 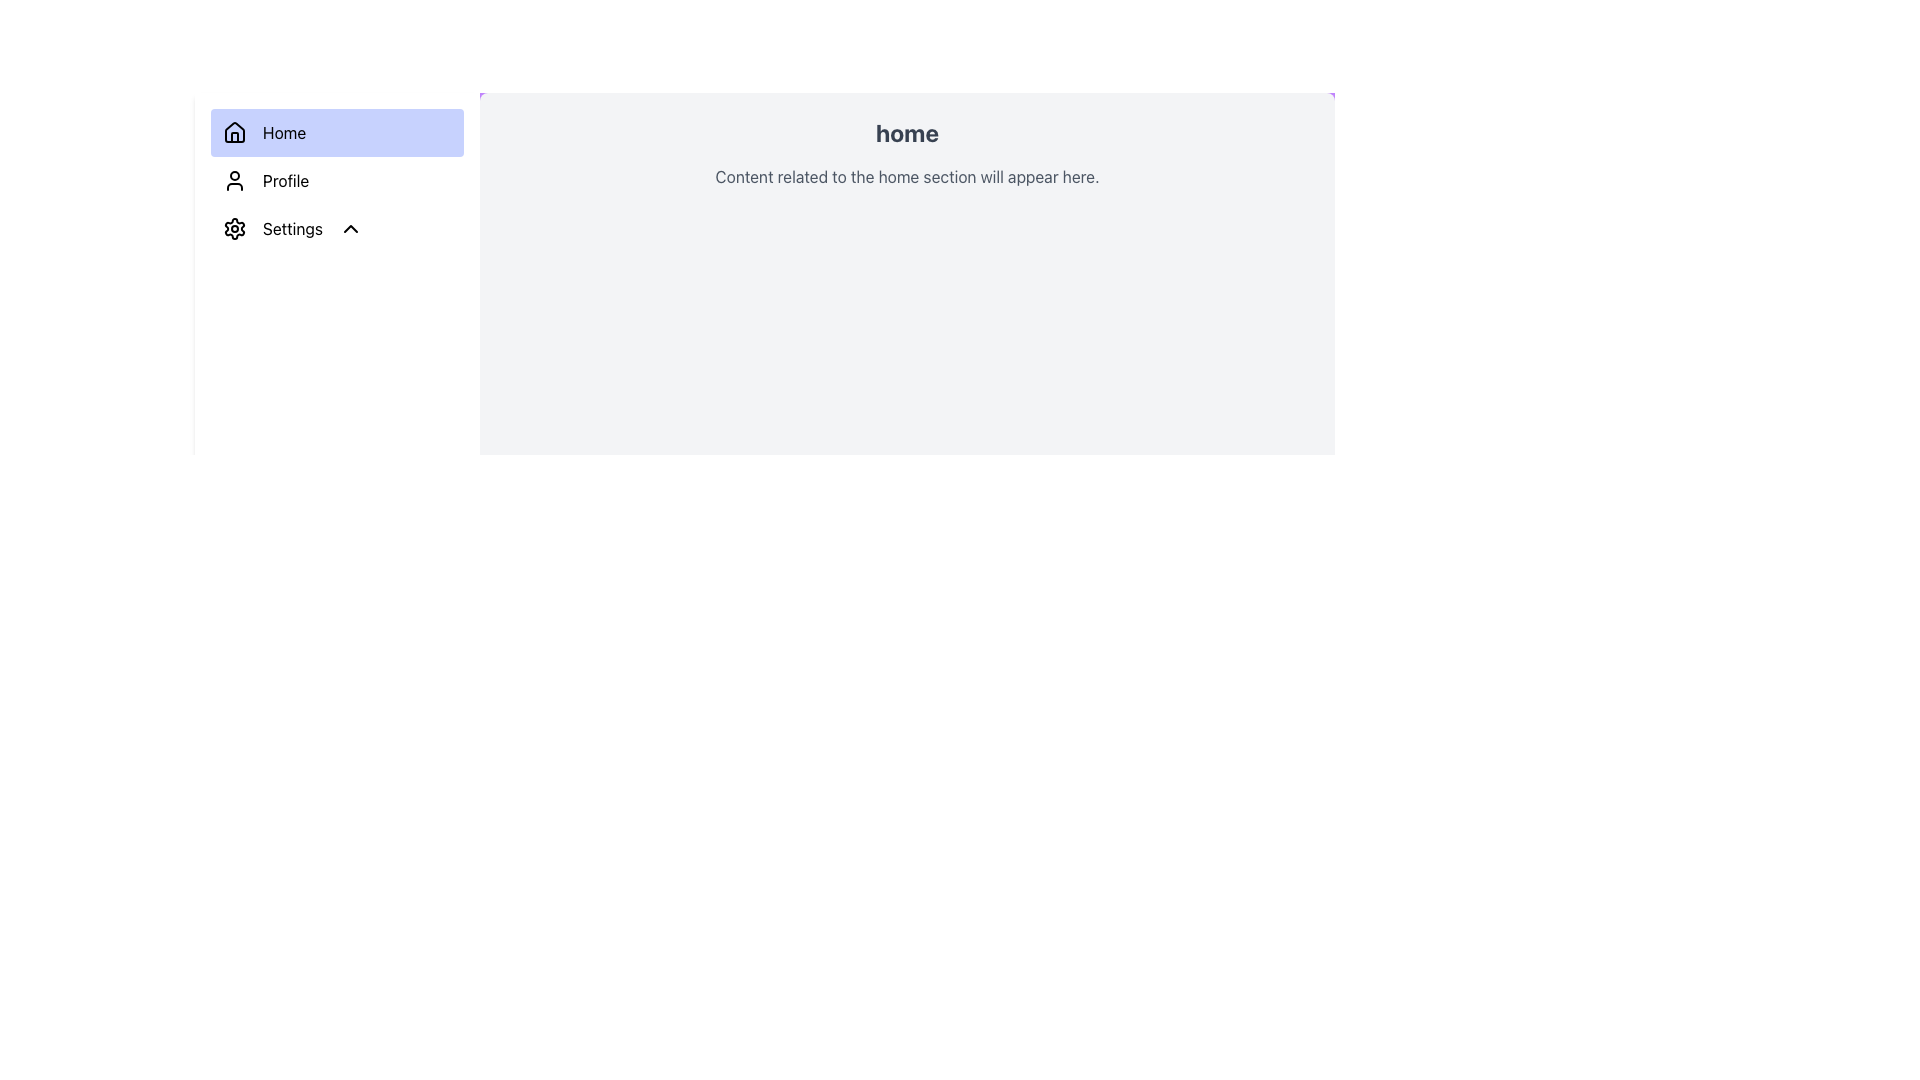 I want to click on the upward-facing chevron icon, which is styled in black and located next to the 'Settings' text in the left sidebar navigation, so click(x=350, y=227).